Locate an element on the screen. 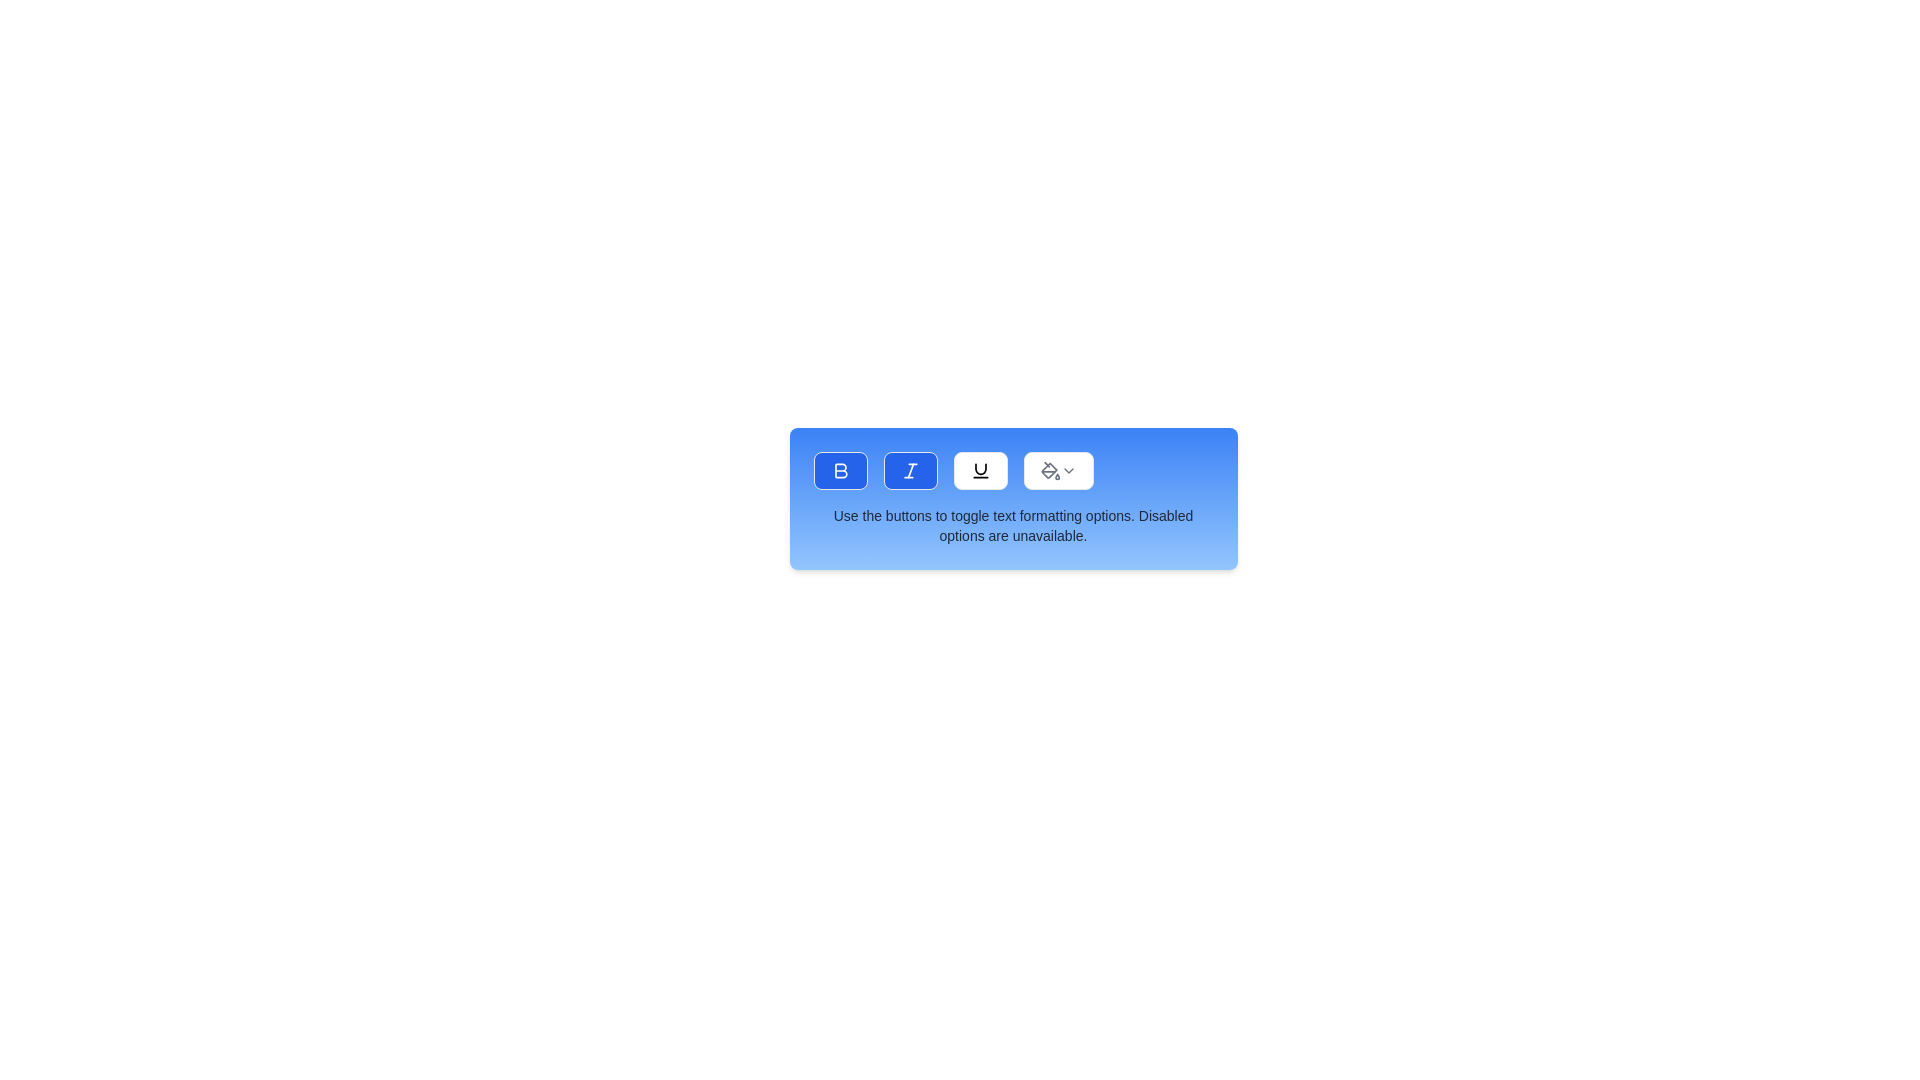 Image resolution: width=1920 pixels, height=1080 pixels. the disabled dropdown button for selecting color or fill options, which is the fourth button in the formatting options row at the bottom of the bar is located at coordinates (1057, 470).